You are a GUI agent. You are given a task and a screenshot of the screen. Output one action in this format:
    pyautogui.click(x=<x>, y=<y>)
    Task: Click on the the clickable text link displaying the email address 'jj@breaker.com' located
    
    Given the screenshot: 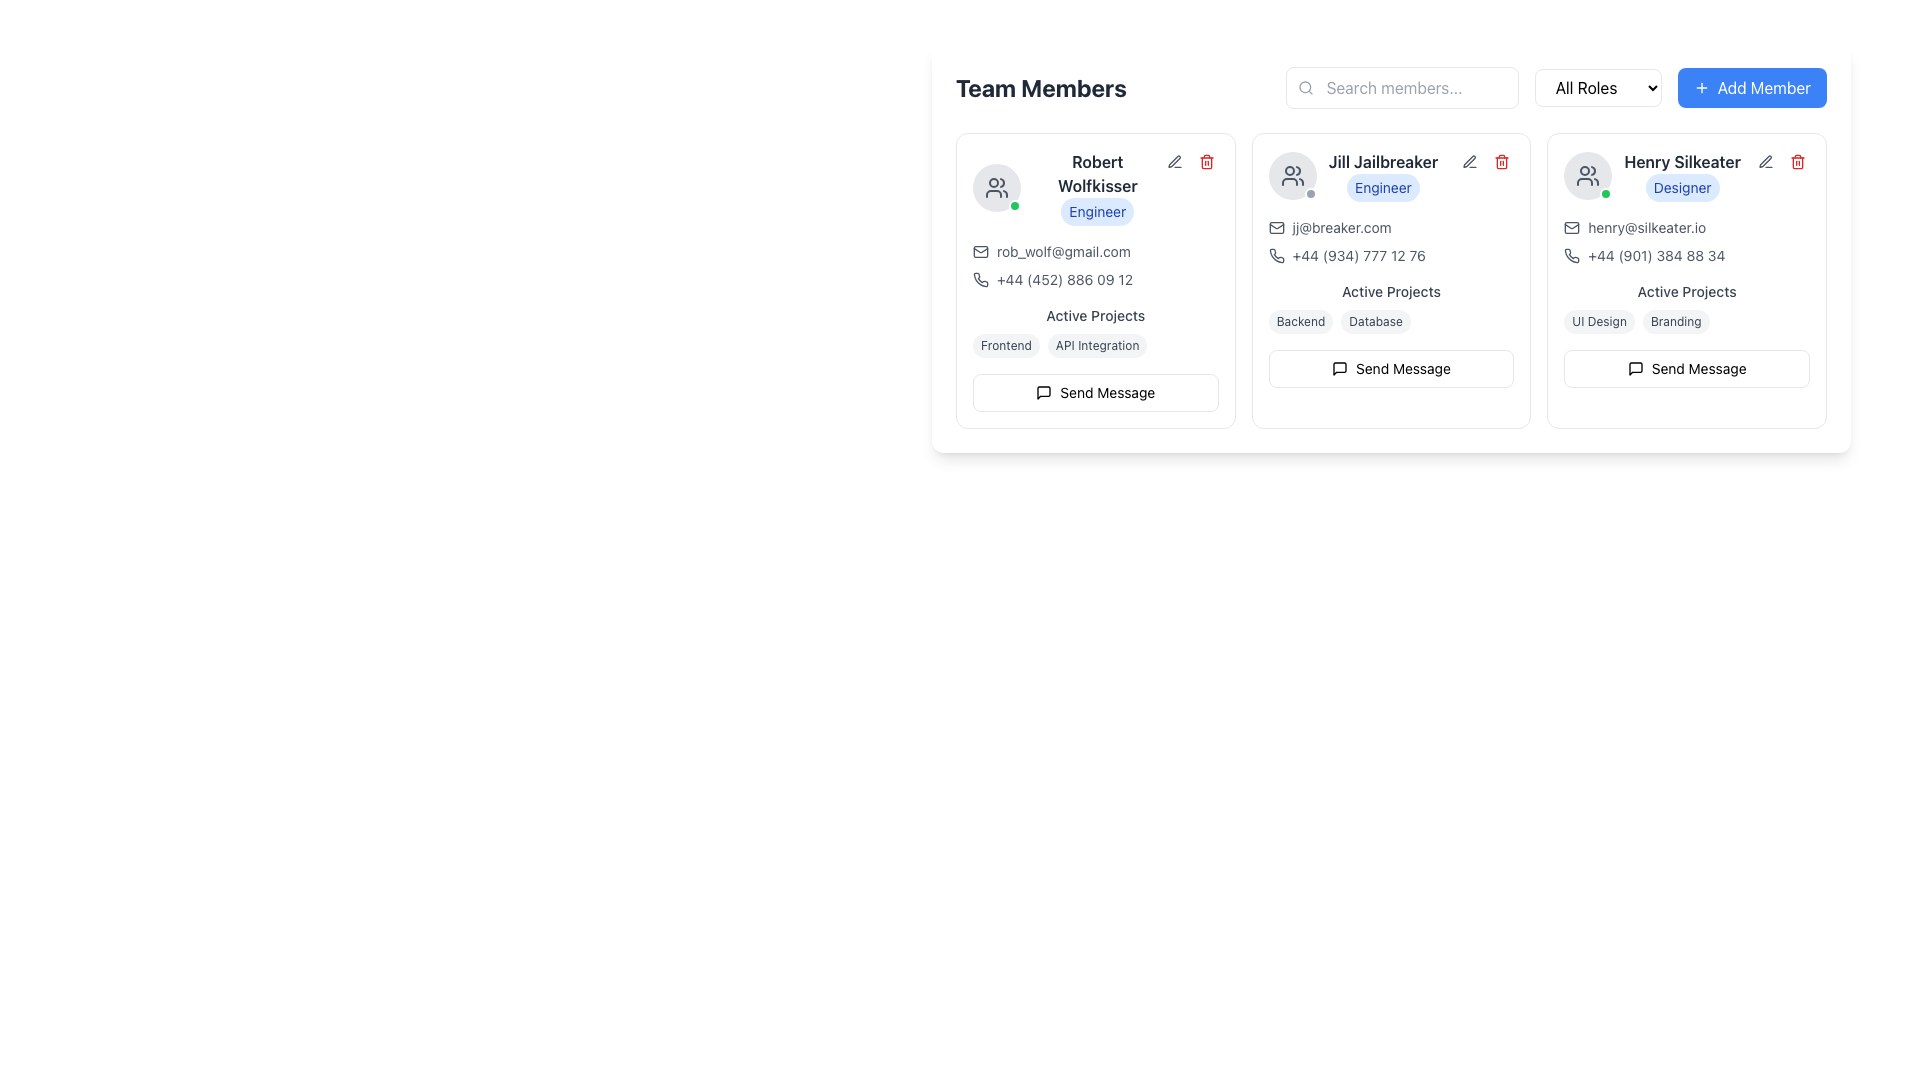 What is the action you would take?
    pyautogui.click(x=1342, y=226)
    